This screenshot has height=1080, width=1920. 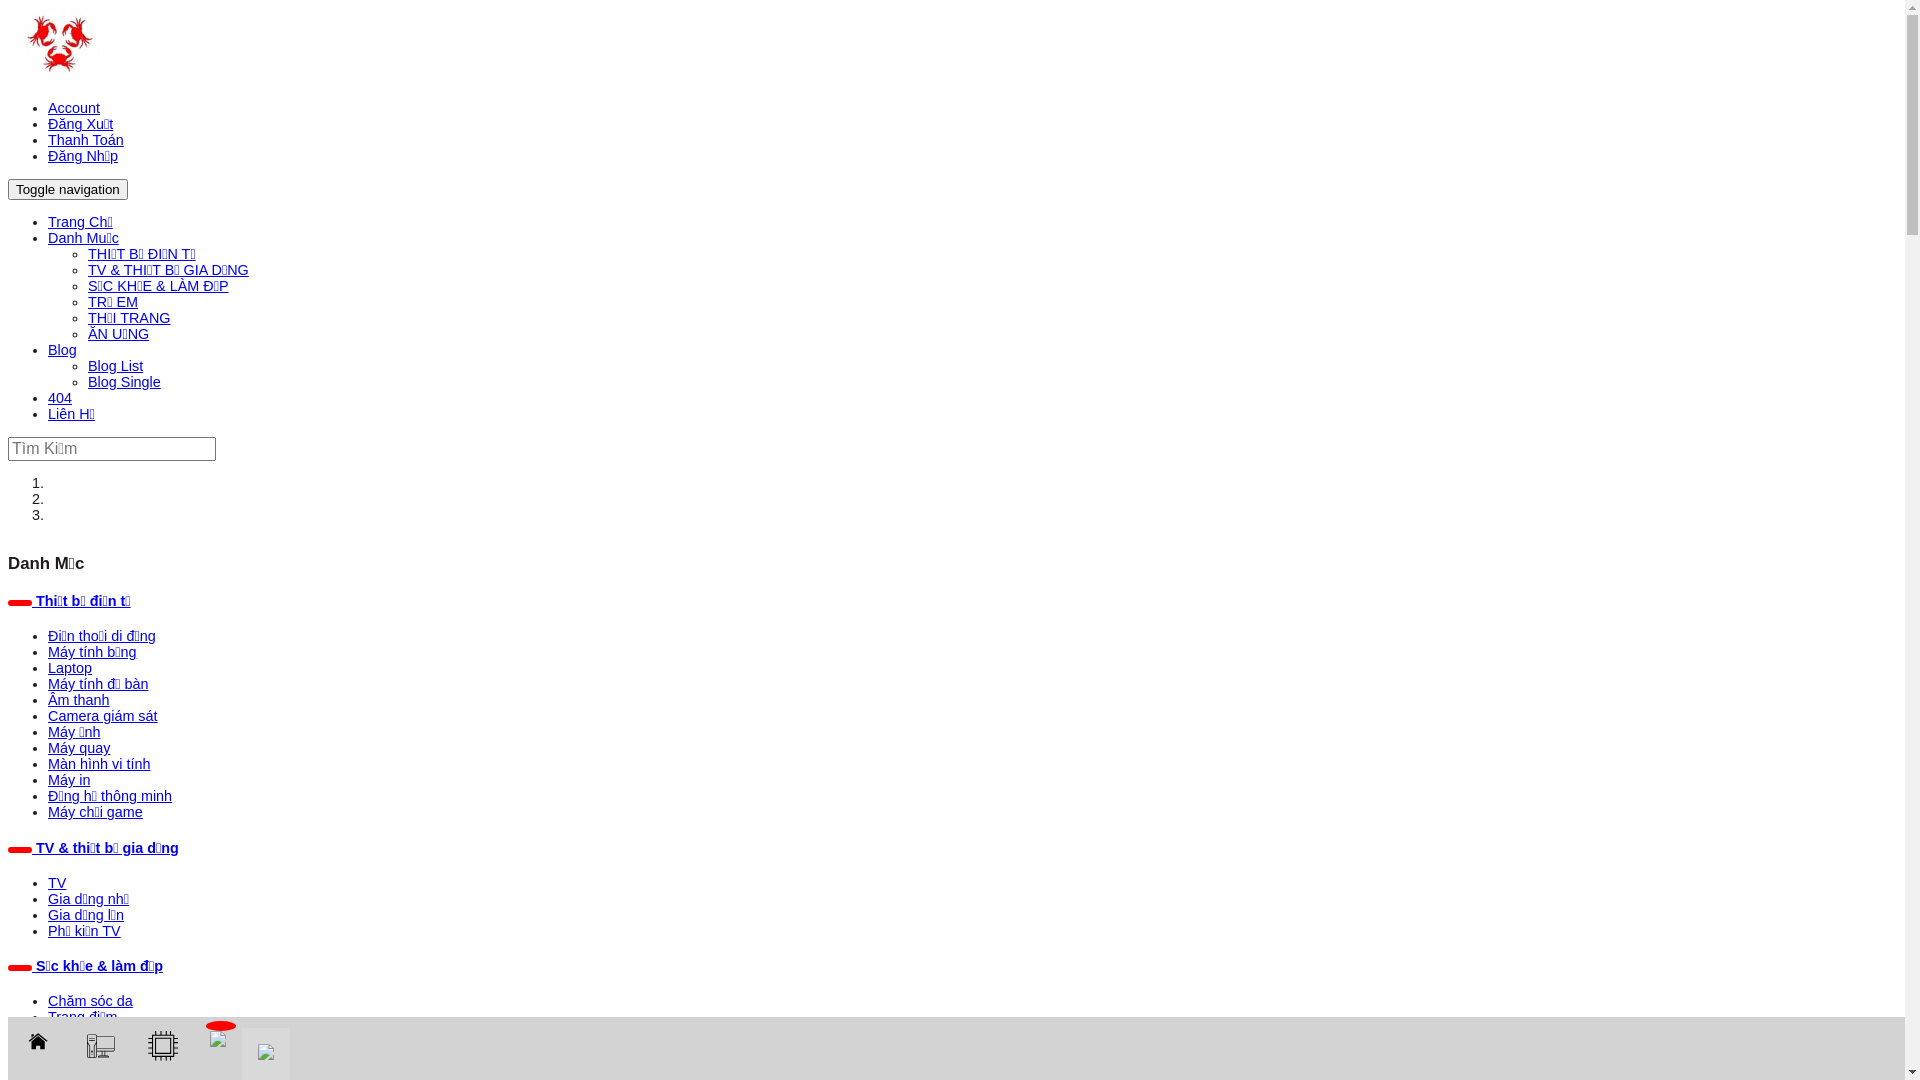 What do you see at coordinates (70, 667) in the screenshot?
I see `'Laptop'` at bounding box center [70, 667].